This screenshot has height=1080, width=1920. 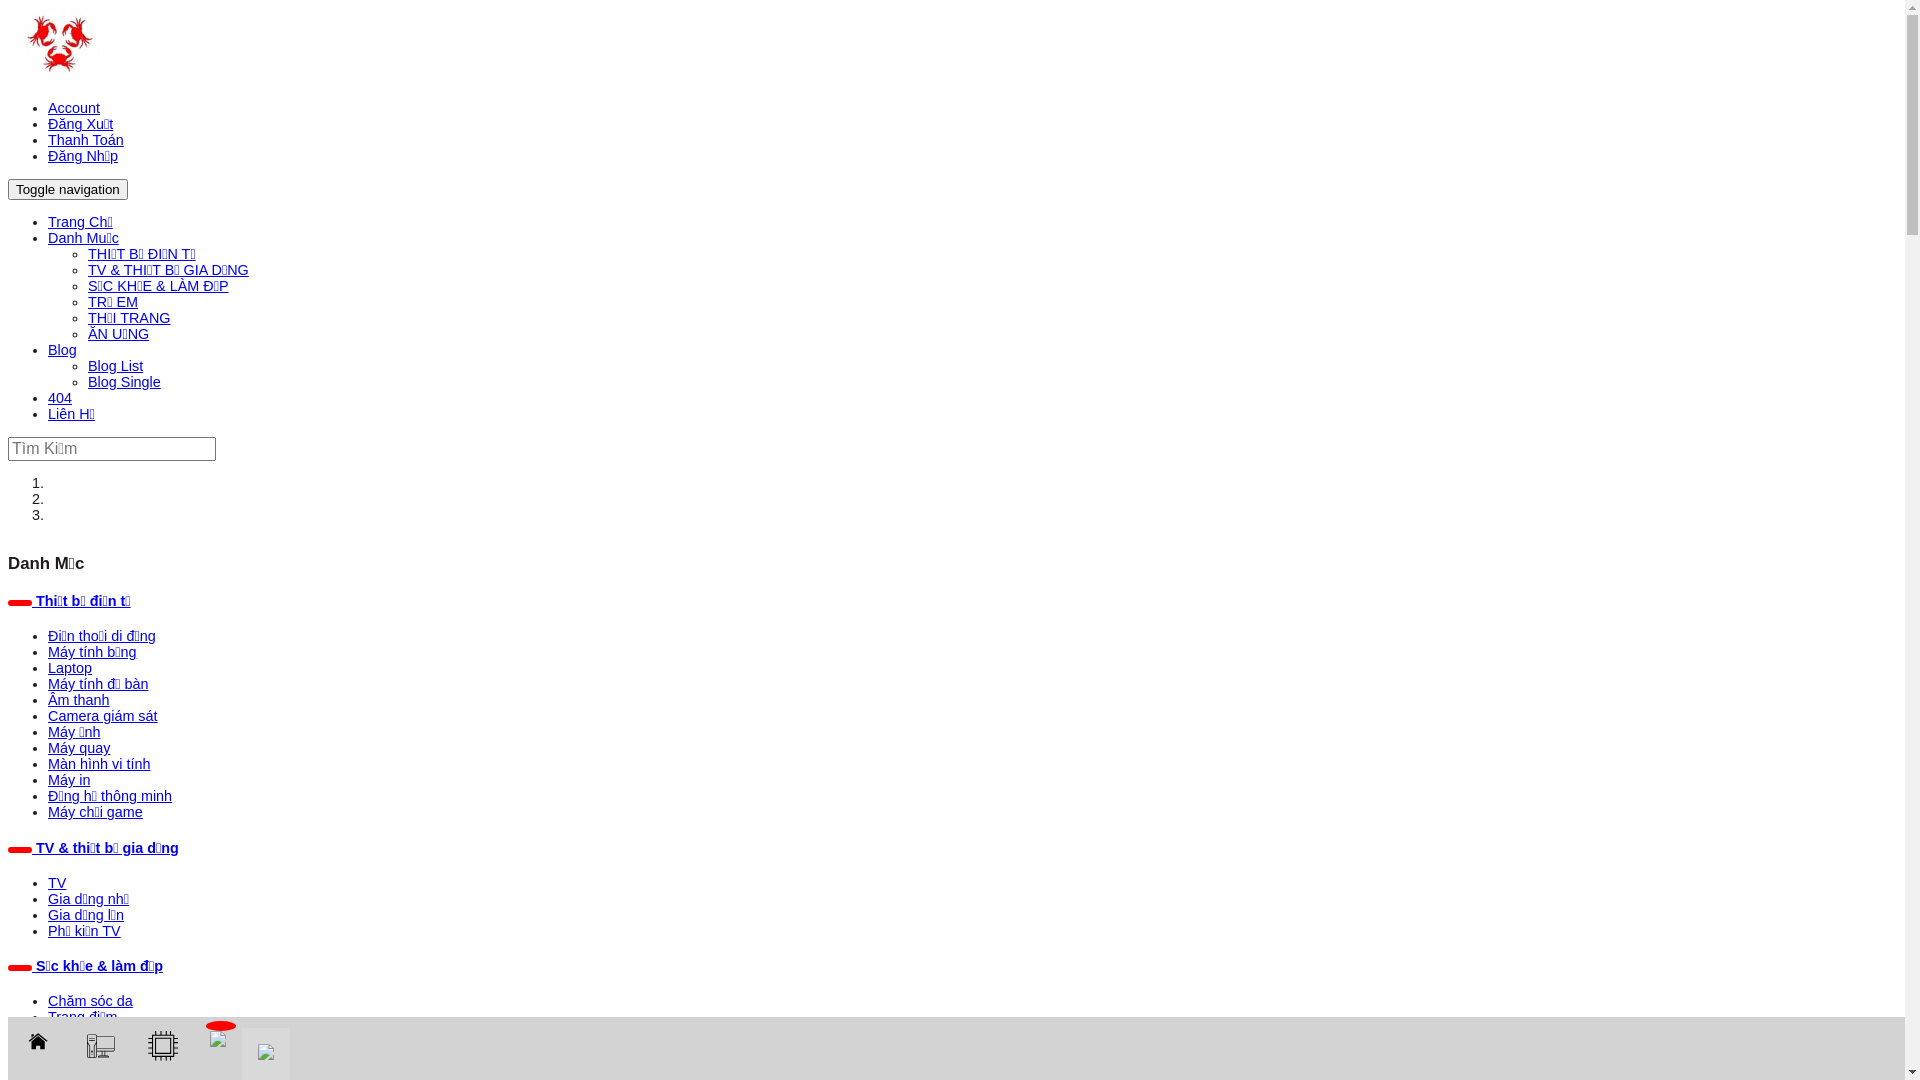 What do you see at coordinates (70, 667) in the screenshot?
I see `'Laptop'` at bounding box center [70, 667].